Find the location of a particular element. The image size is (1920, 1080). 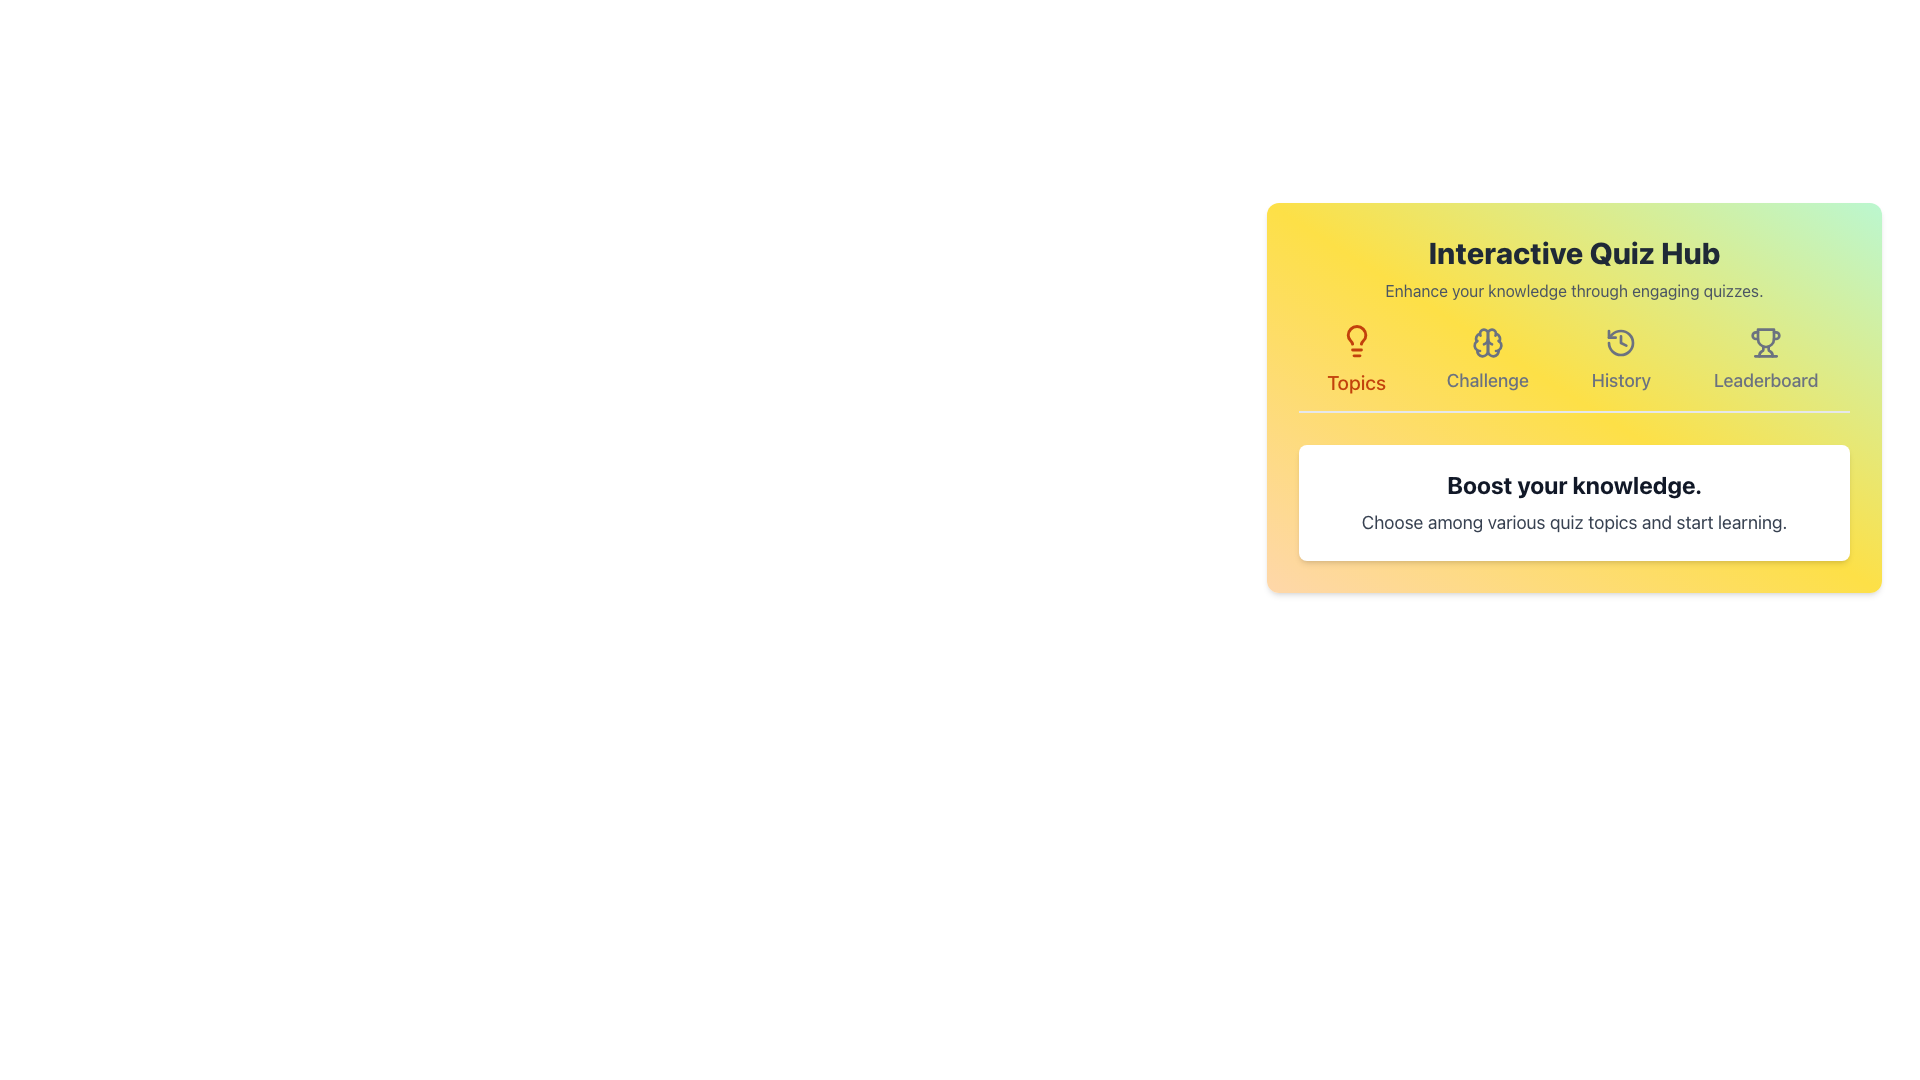

the IconButton that features a brain icon and the text 'Challenge' is located at coordinates (1487, 361).